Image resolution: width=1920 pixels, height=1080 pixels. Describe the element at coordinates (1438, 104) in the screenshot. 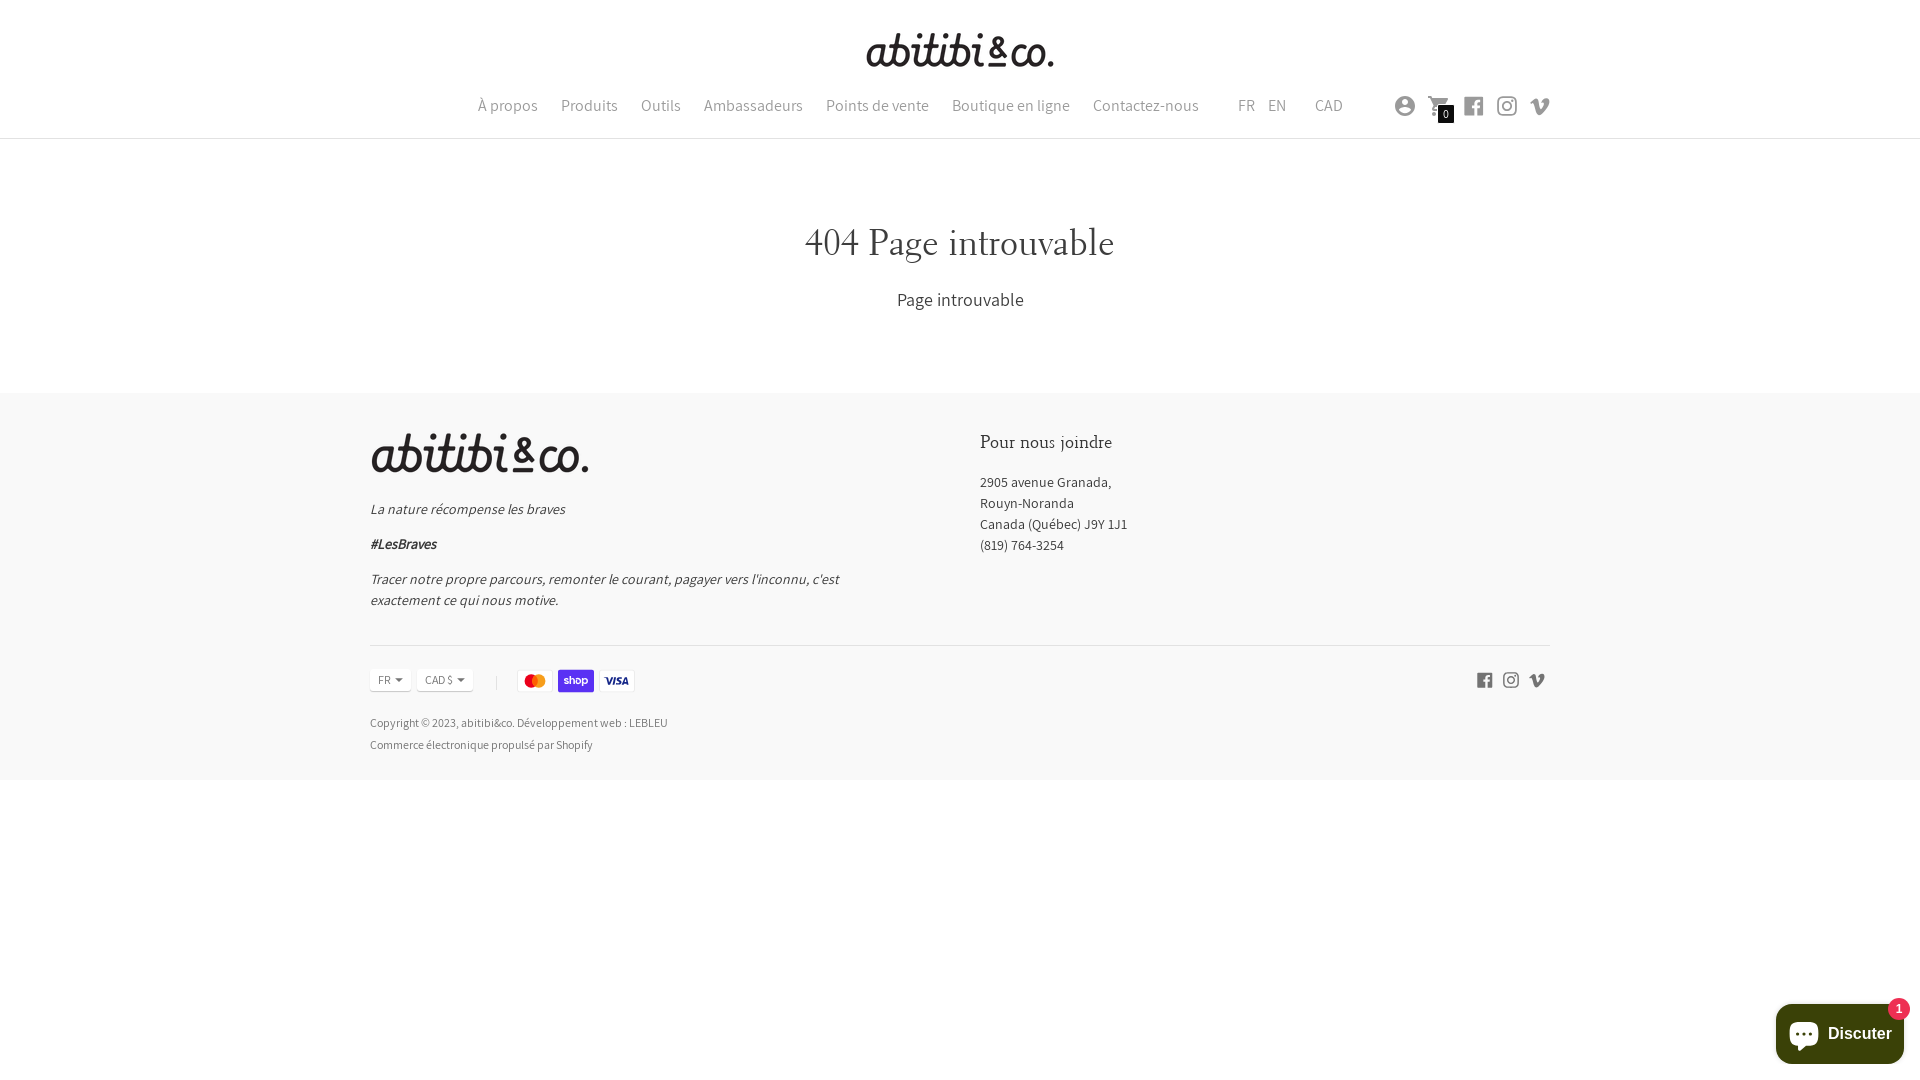

I see `'0'` at that location.